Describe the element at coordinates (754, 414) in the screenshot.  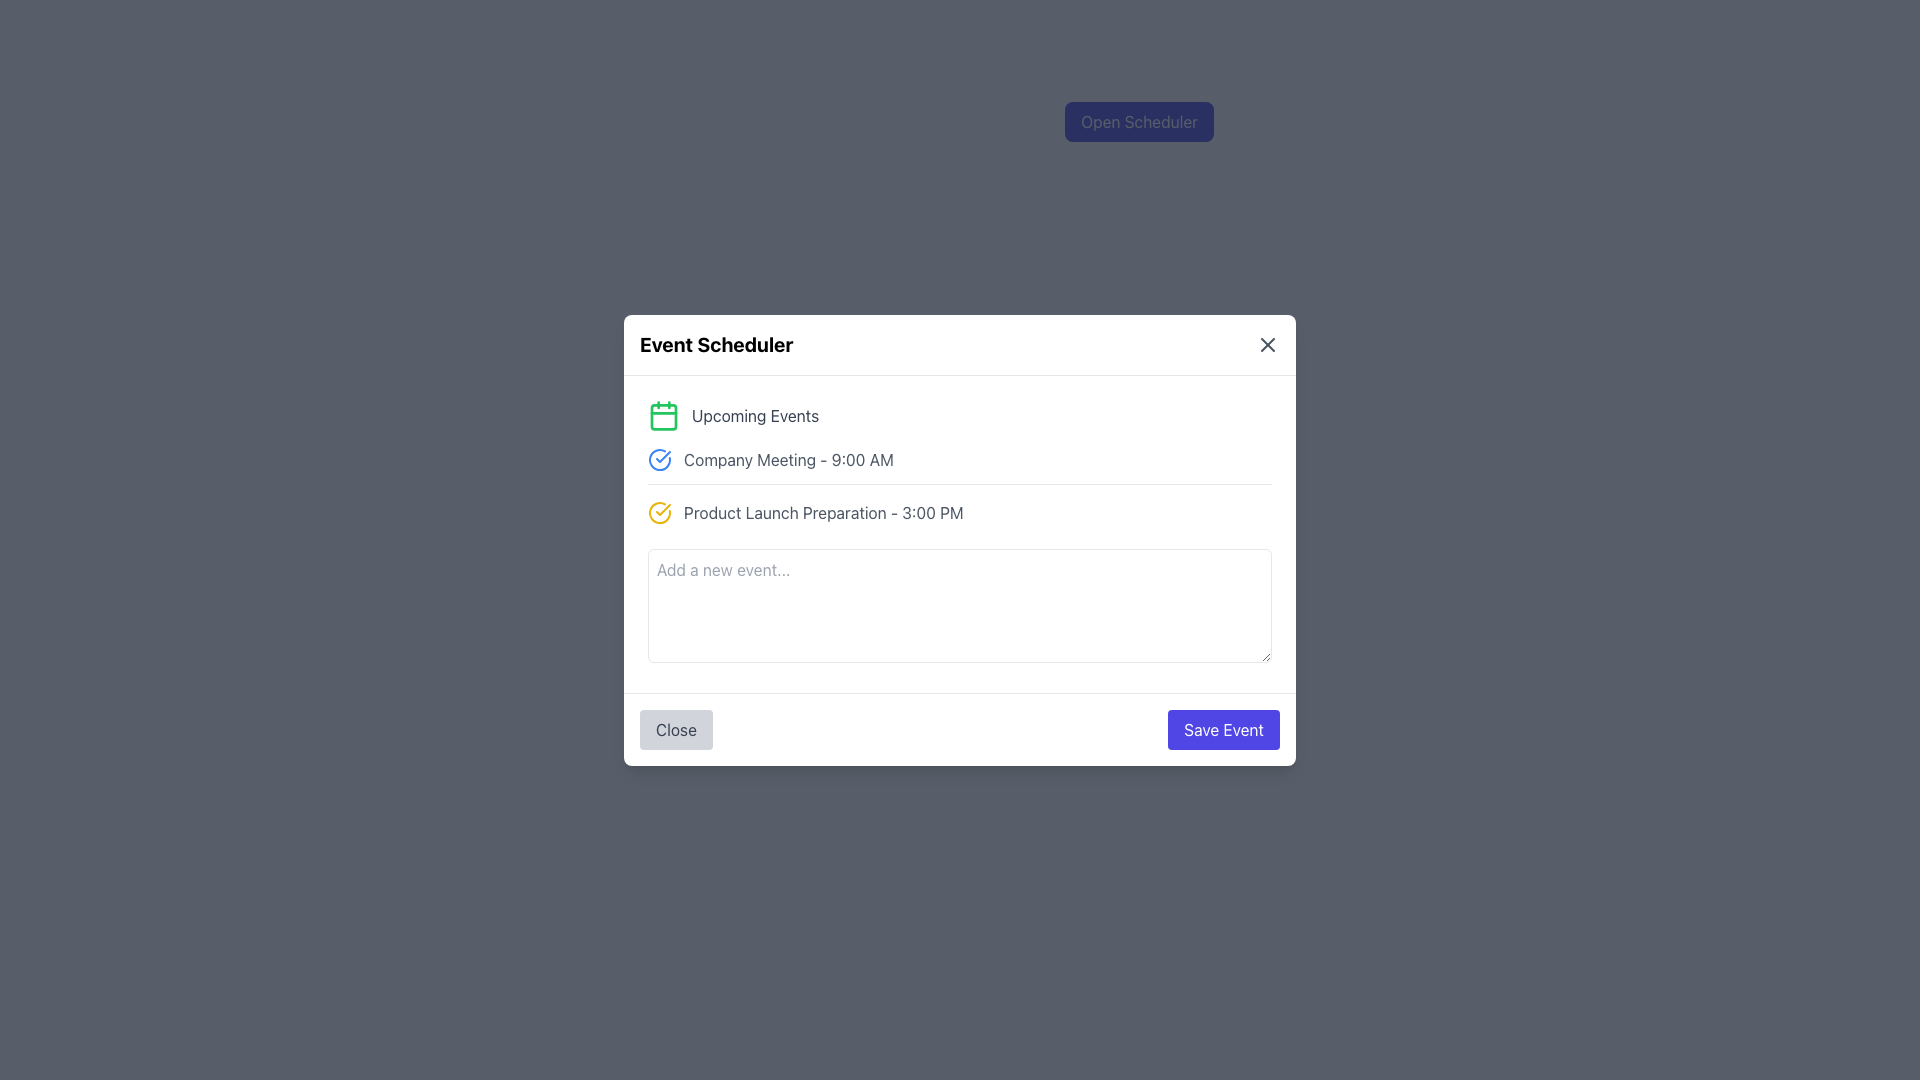
I see `the text label in the 'Event Scheduler' panel that serves as a header for the events section, located to the right of the green calendar icon` at that location.